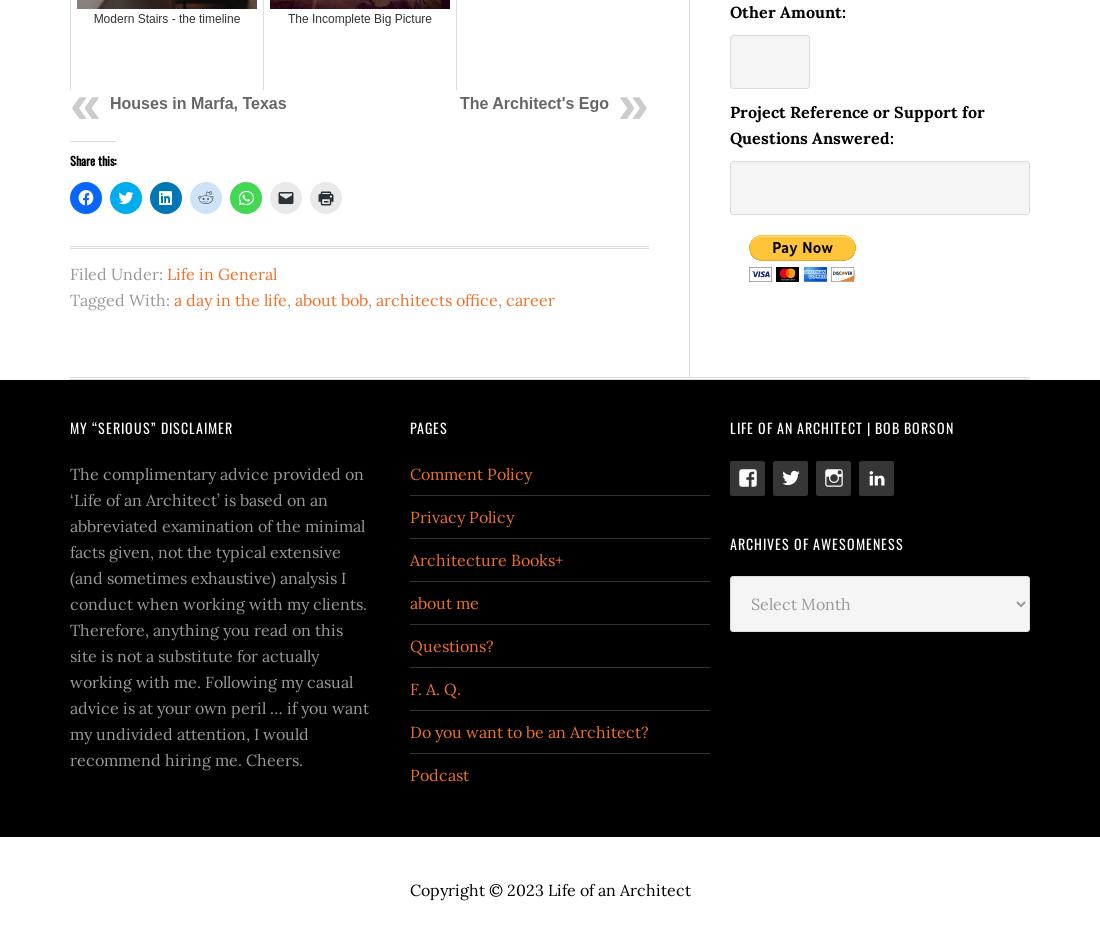 The height and width of the screenshot is (940, 1100). Describe the element at coordinates (438, 772) in the screenshot. I see `'Podcast'` at that location.